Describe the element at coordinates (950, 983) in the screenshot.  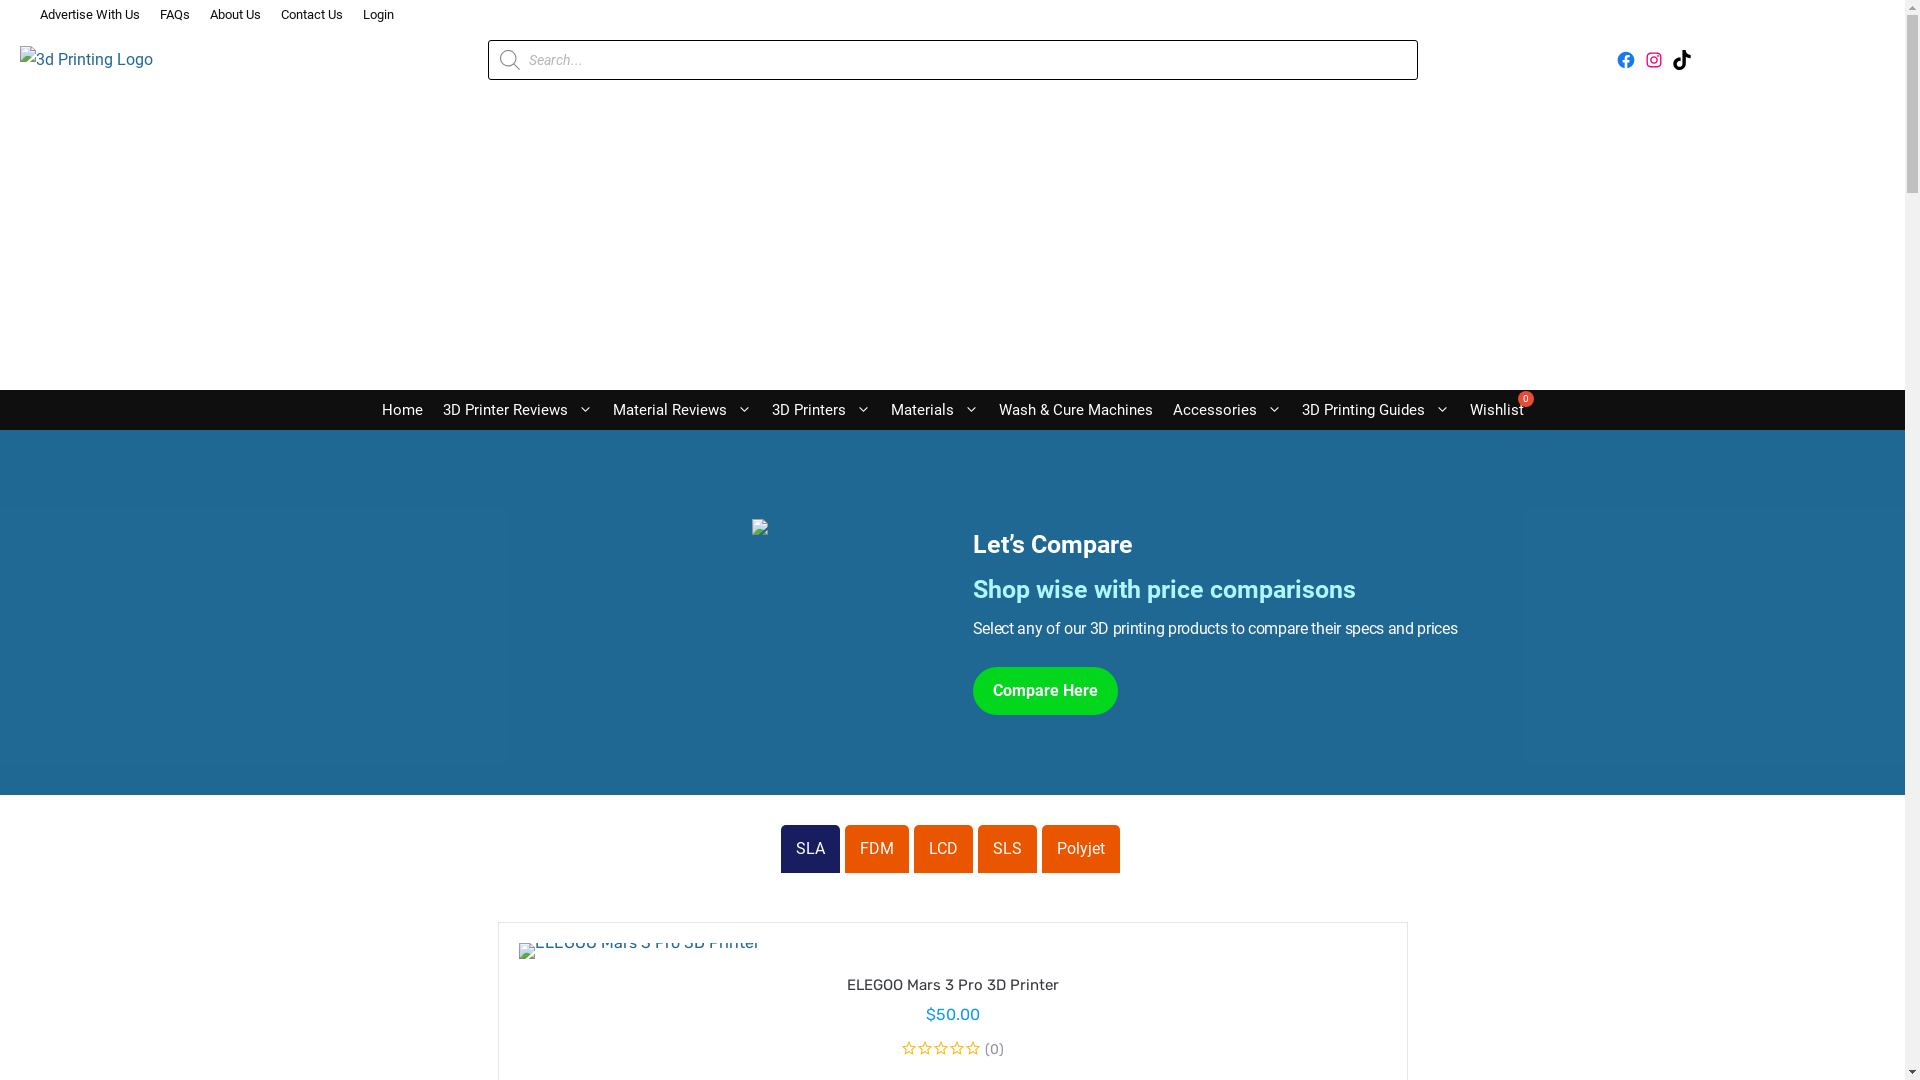
I see `'ELEGOO Mars 3 Pro 3D Printer'` at that location.